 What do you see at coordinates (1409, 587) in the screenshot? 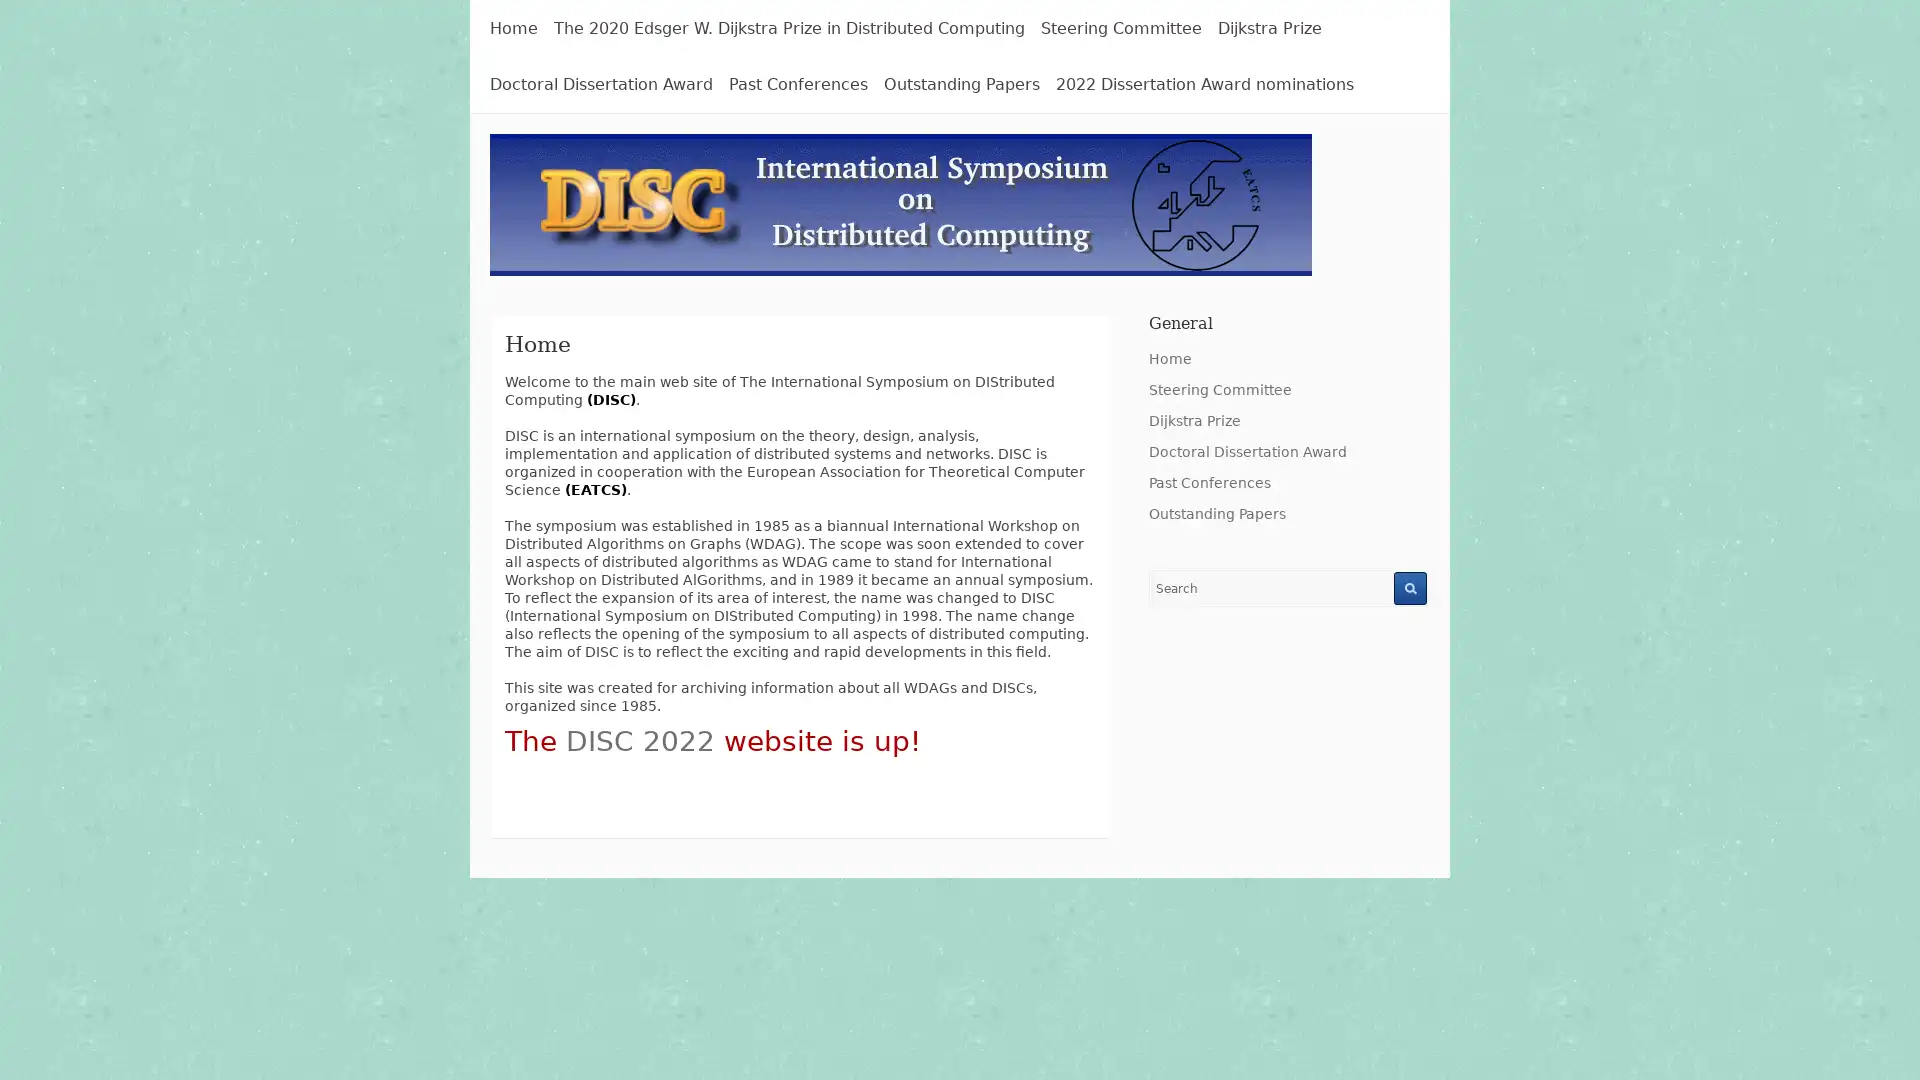
I see `Search` at bounding box center [1409, 587].